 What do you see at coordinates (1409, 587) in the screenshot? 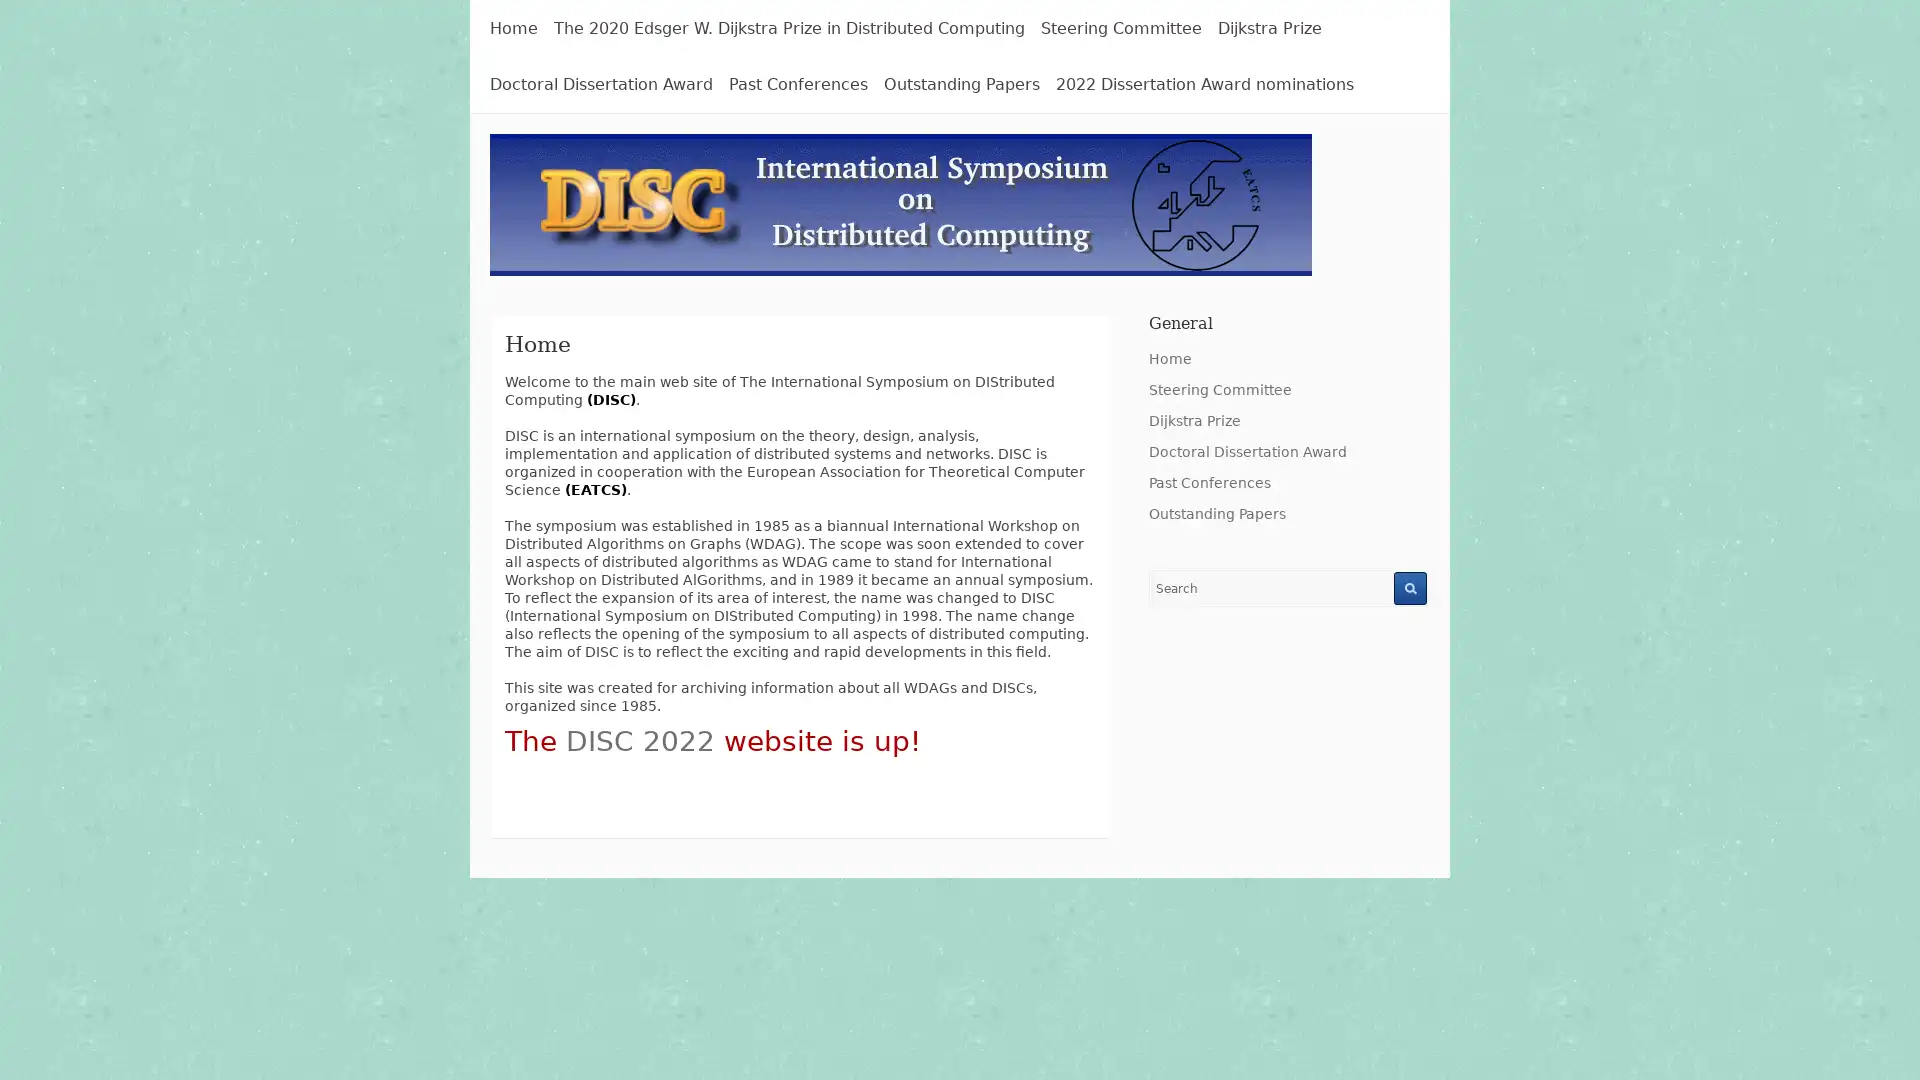
I see `Search` at bounding box center [1409, 587].